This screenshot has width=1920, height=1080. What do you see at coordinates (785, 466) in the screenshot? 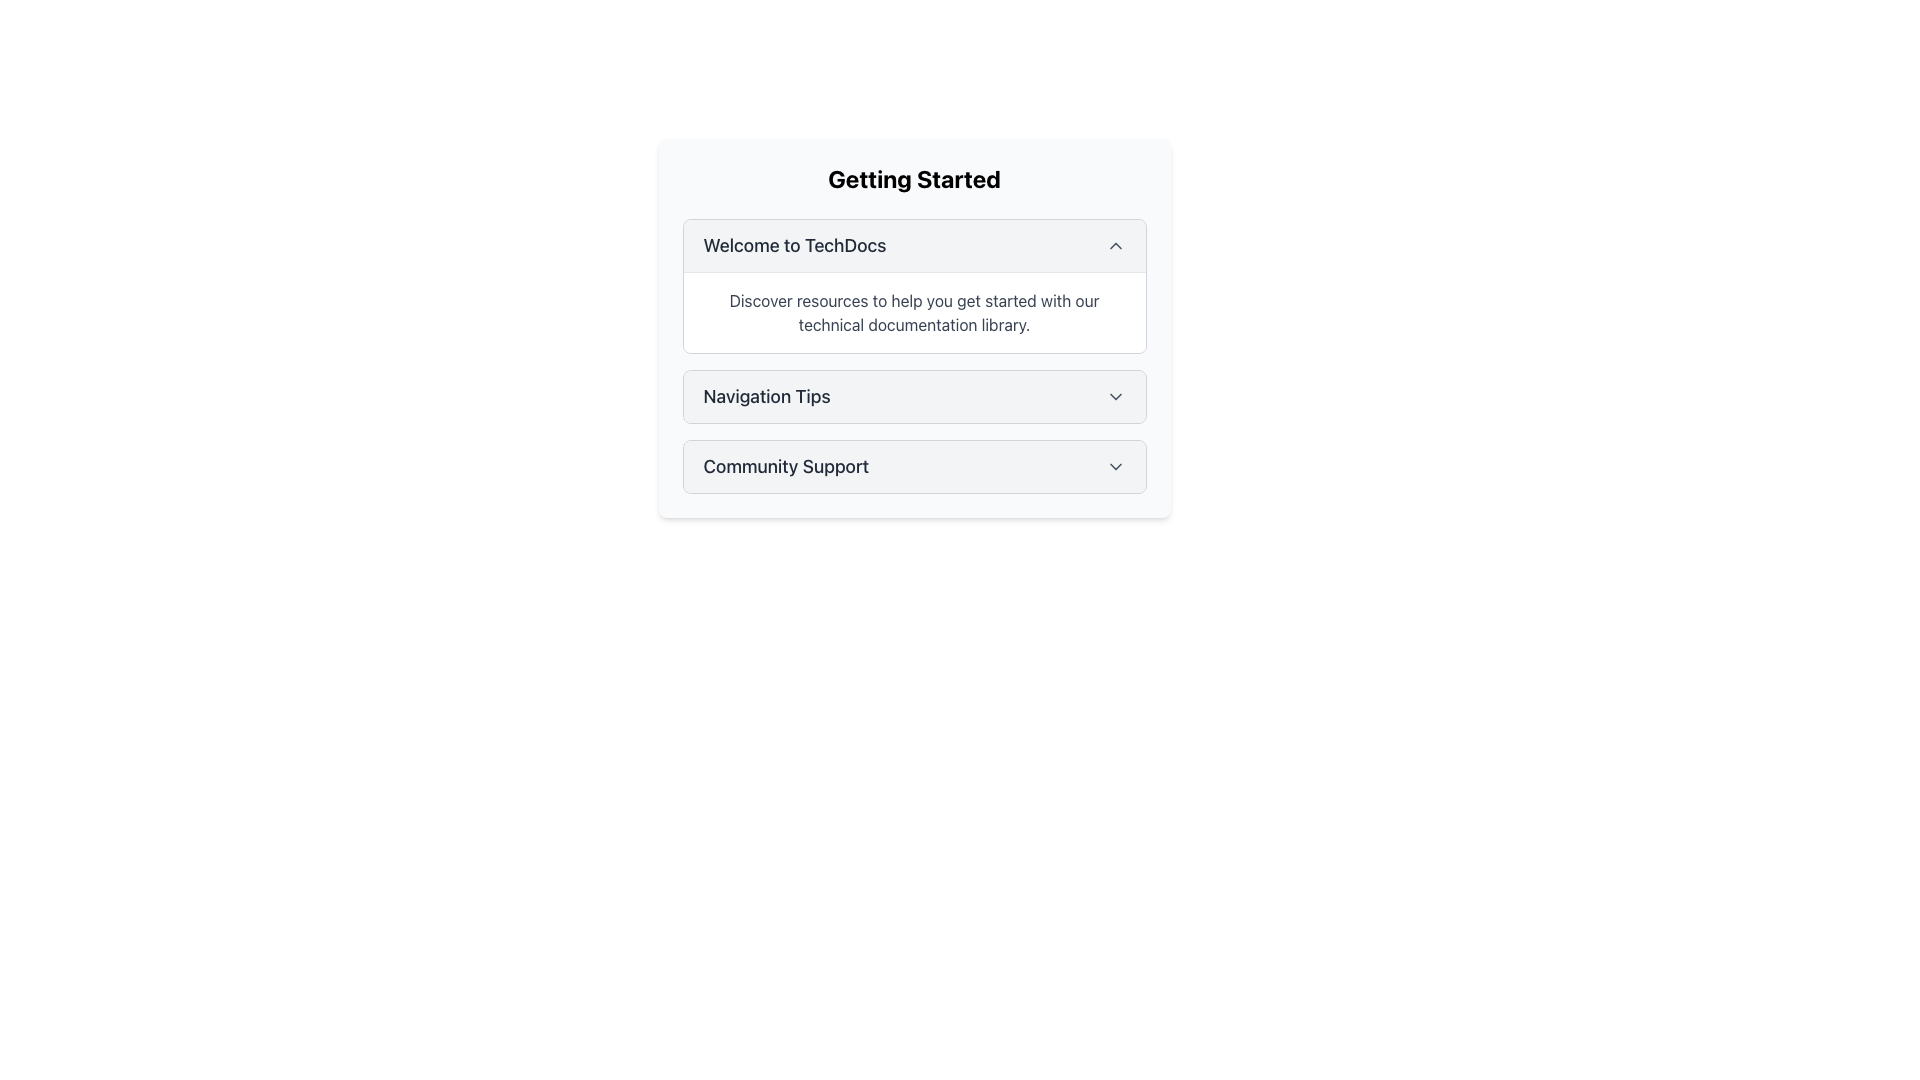
I see `the 'Community Support' text label, which is the title of the third collapsible panel in the 'Getting Started' section` at bounding box center [785, 466].